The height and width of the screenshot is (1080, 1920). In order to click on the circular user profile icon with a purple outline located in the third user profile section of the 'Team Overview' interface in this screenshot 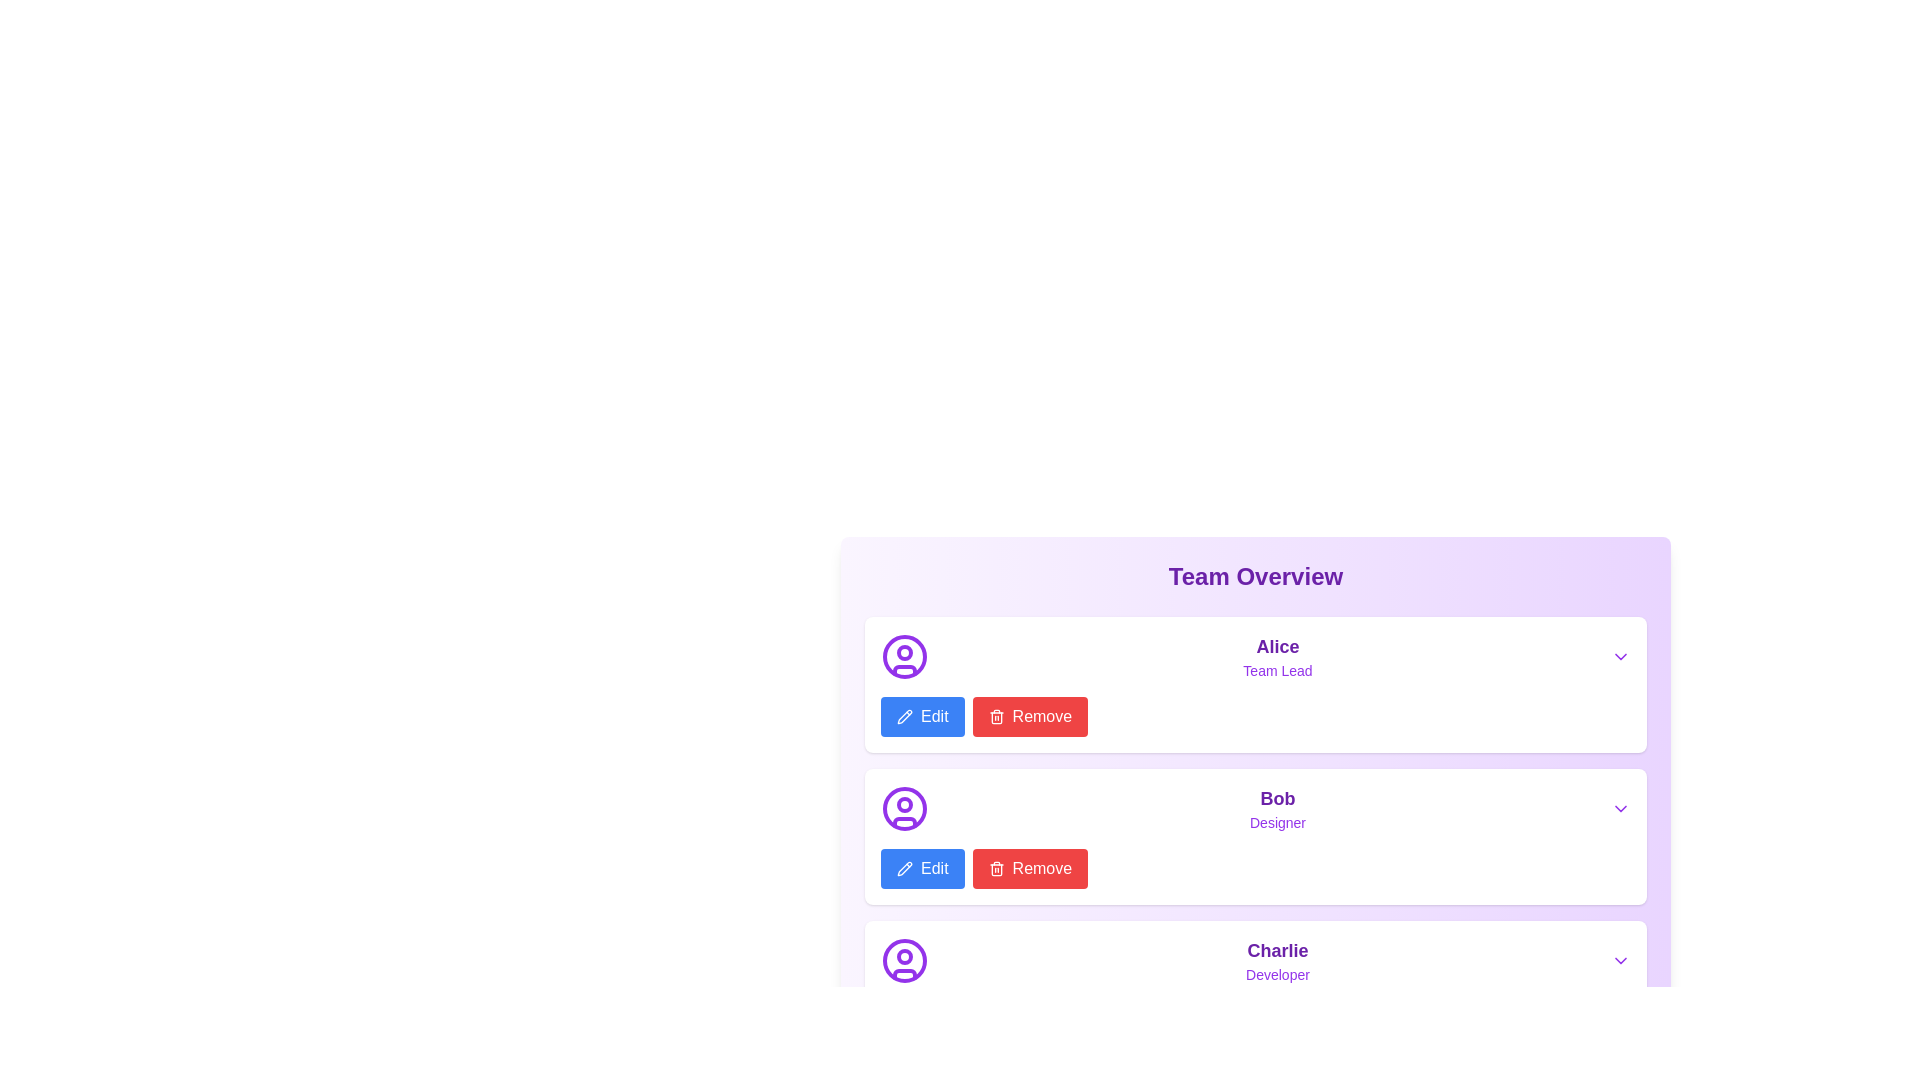, I will do `click(904, 959)`.